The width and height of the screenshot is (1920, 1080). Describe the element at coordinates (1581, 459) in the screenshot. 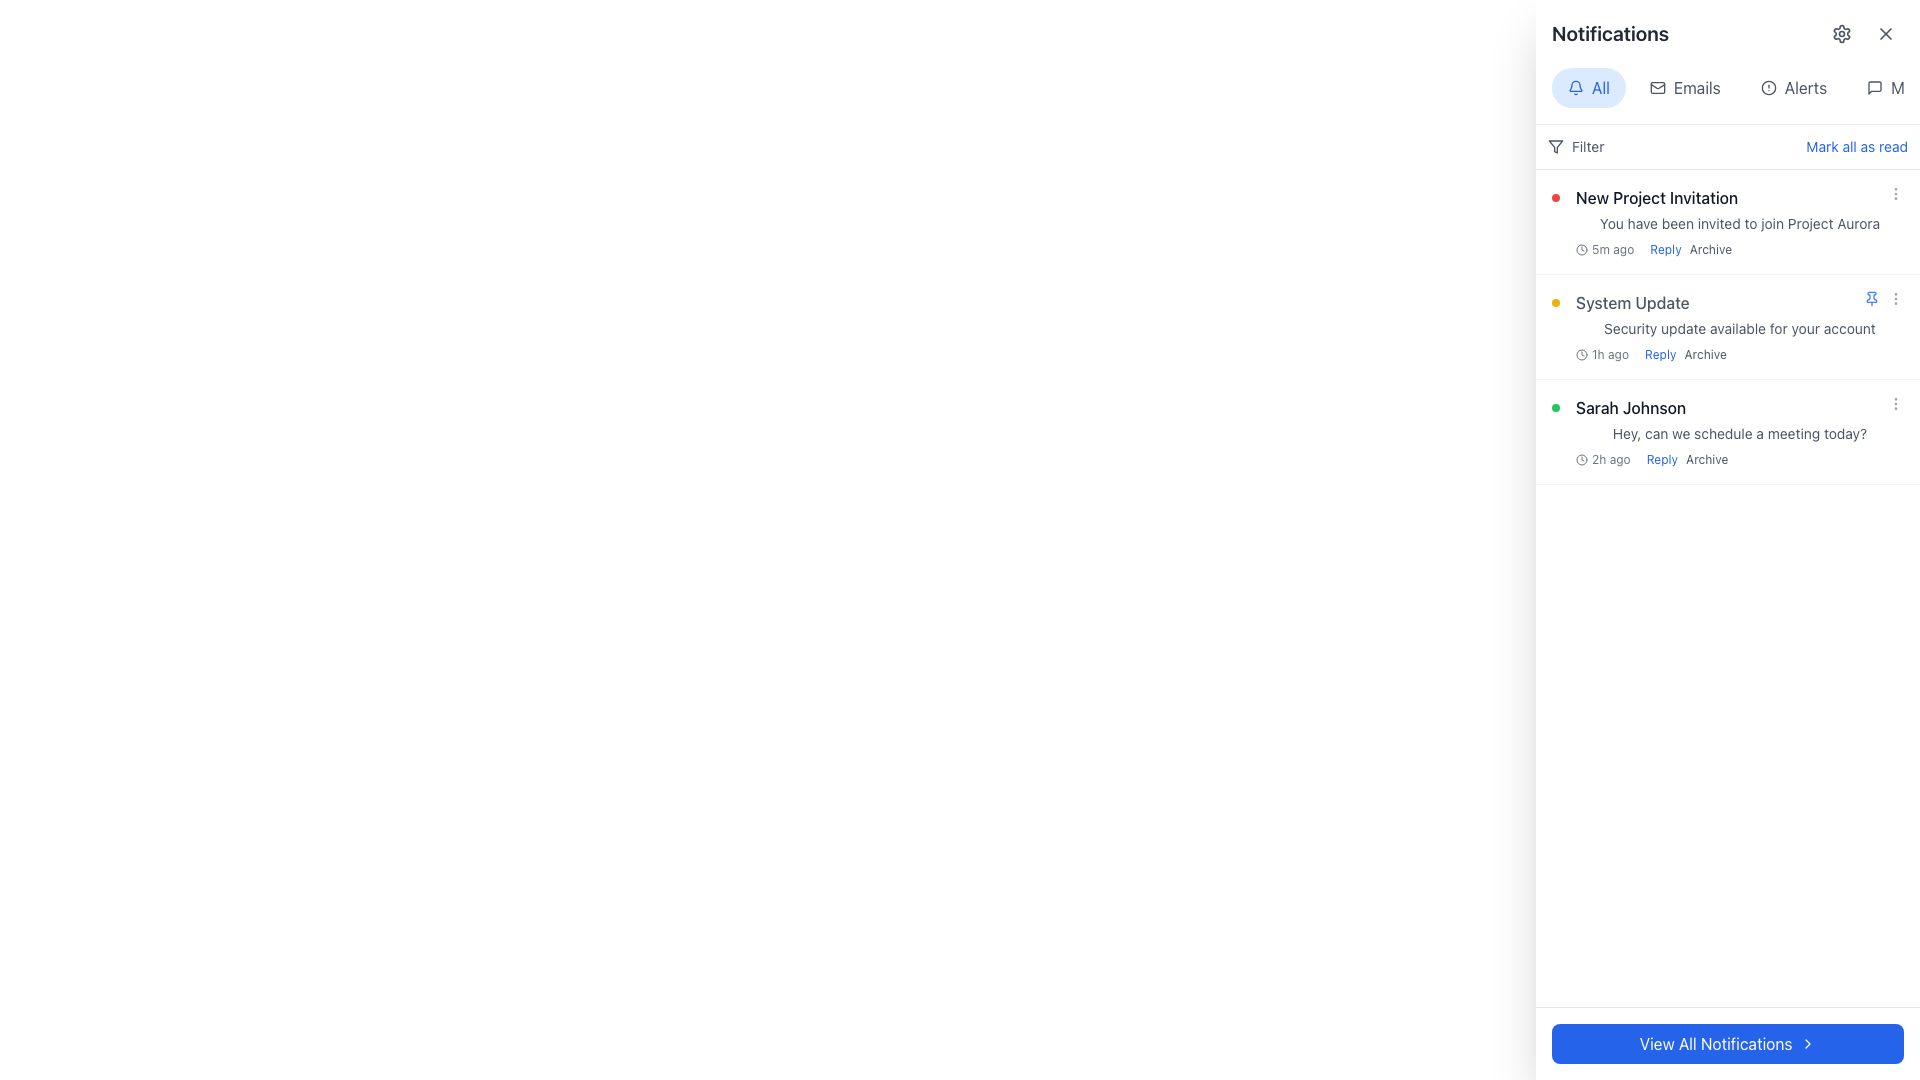

I see `the clock icon located to the left of the '2h ago' timestamp in the bottom notification entry of the right-side notification panel` at that location.